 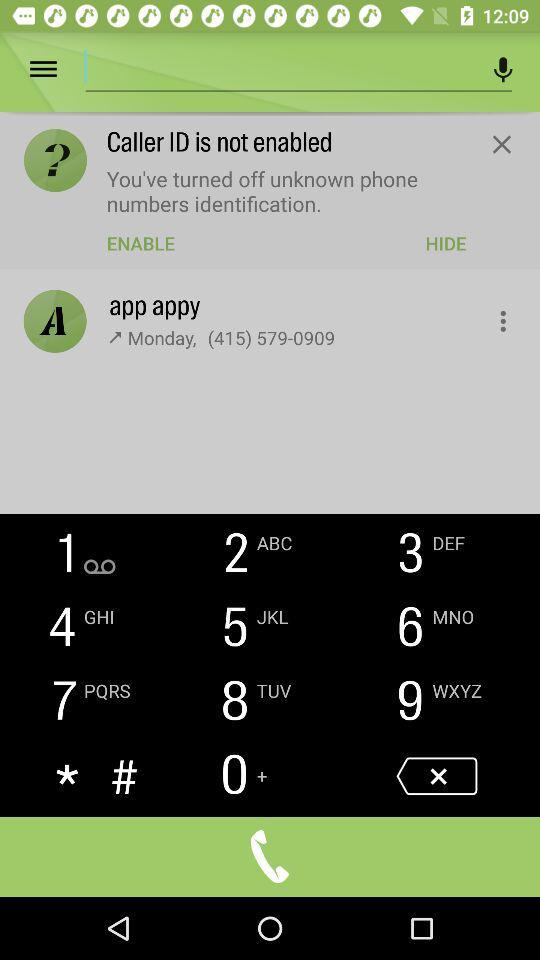 I want to click on advertisement, so click(x=280, y=66).